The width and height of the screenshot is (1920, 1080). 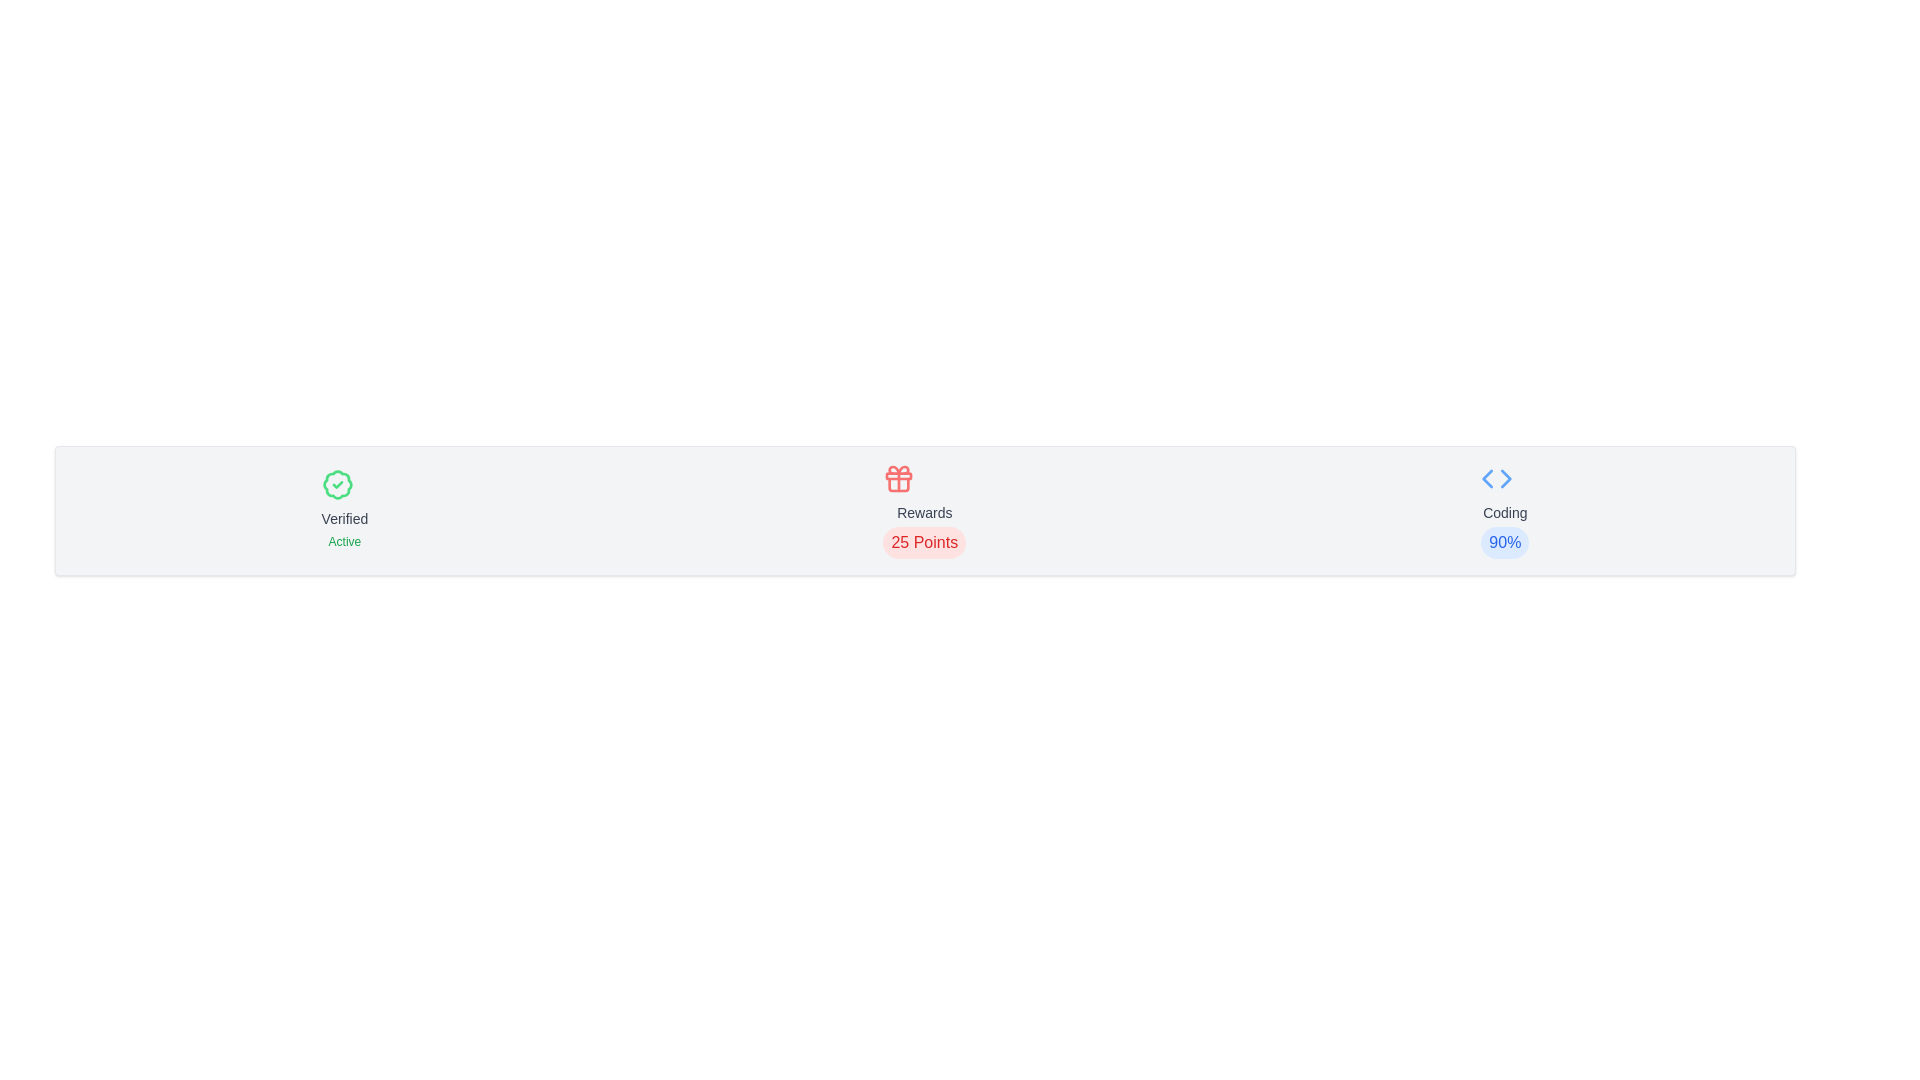 What do you see at coordinates (898, 476) in the screenshot?
I see `the small red horizontal bar with rounded corners located inside the gift icon, which is aligned horizontally and centered within the icon` at bounding box center [898, 476].